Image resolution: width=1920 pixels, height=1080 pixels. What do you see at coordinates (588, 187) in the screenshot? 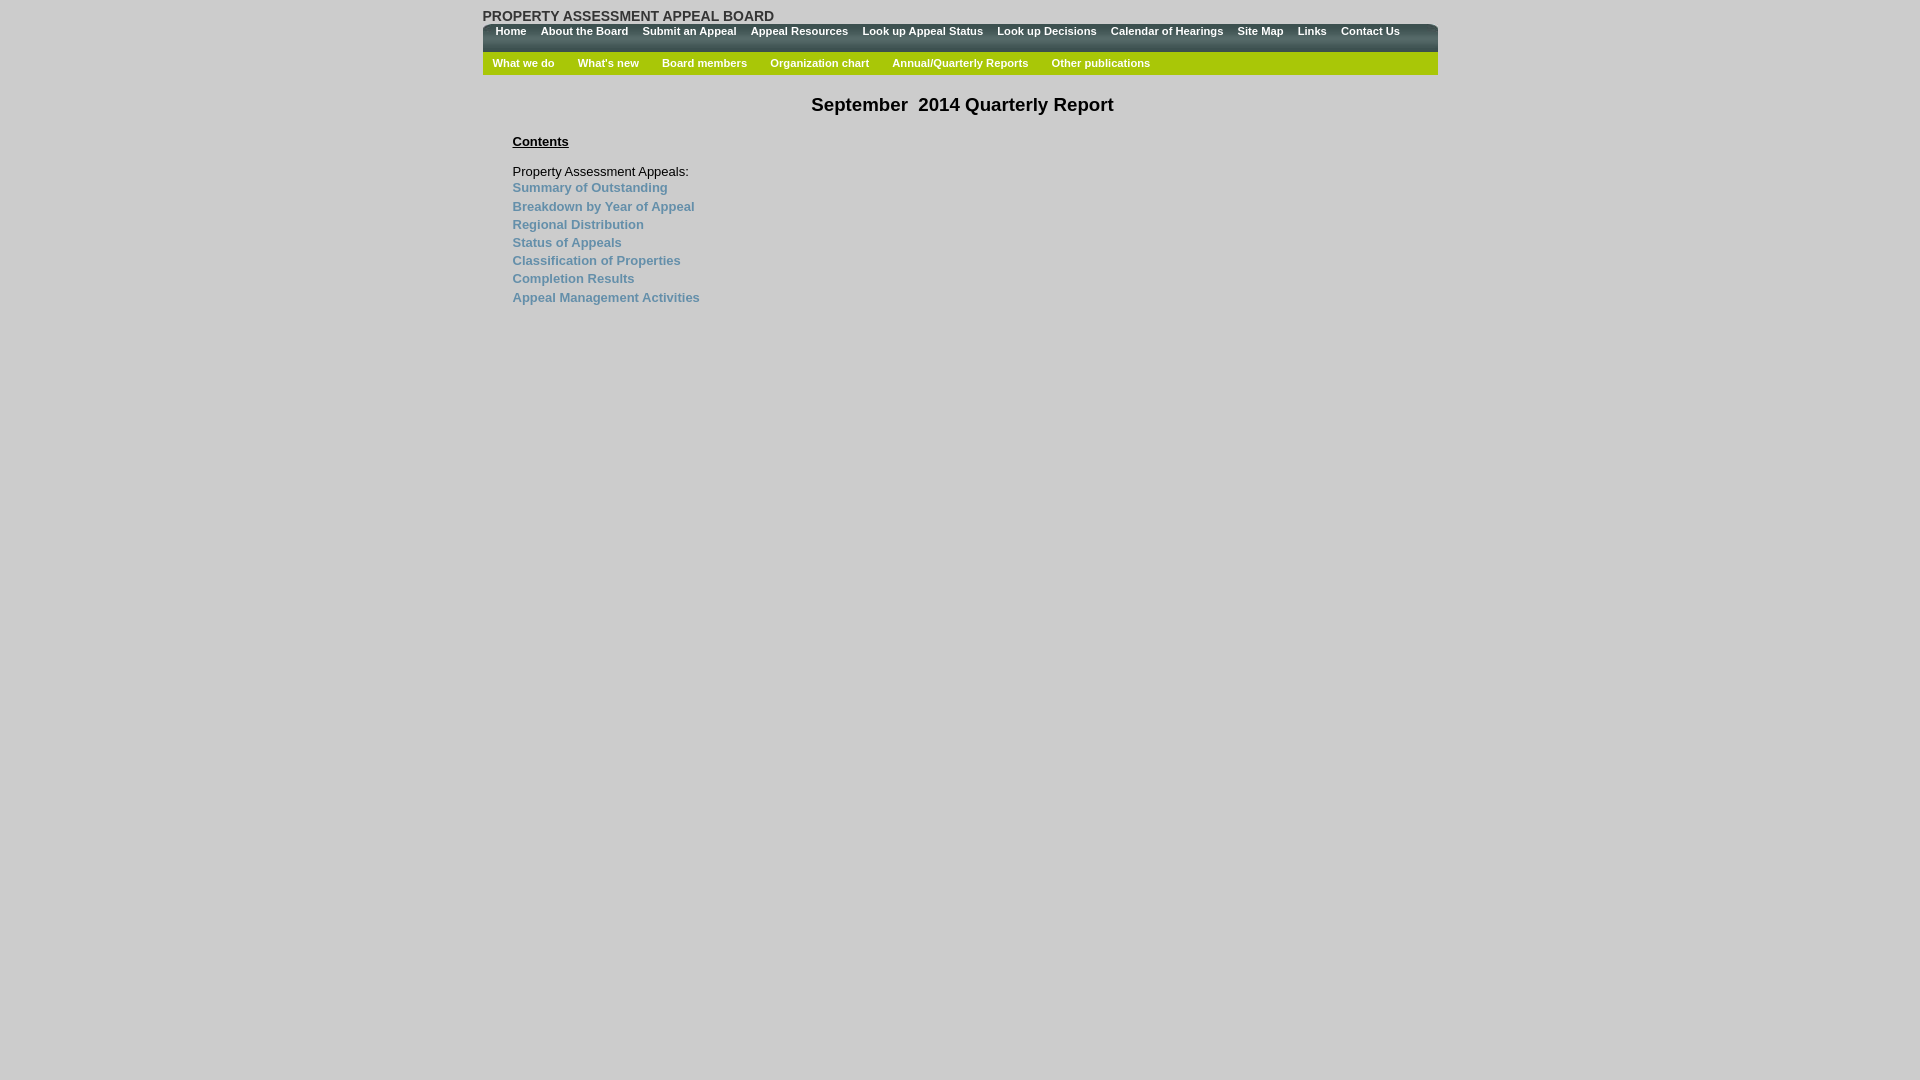
I see `'Summary of Outstanding'` at bounding box center [588, 187].